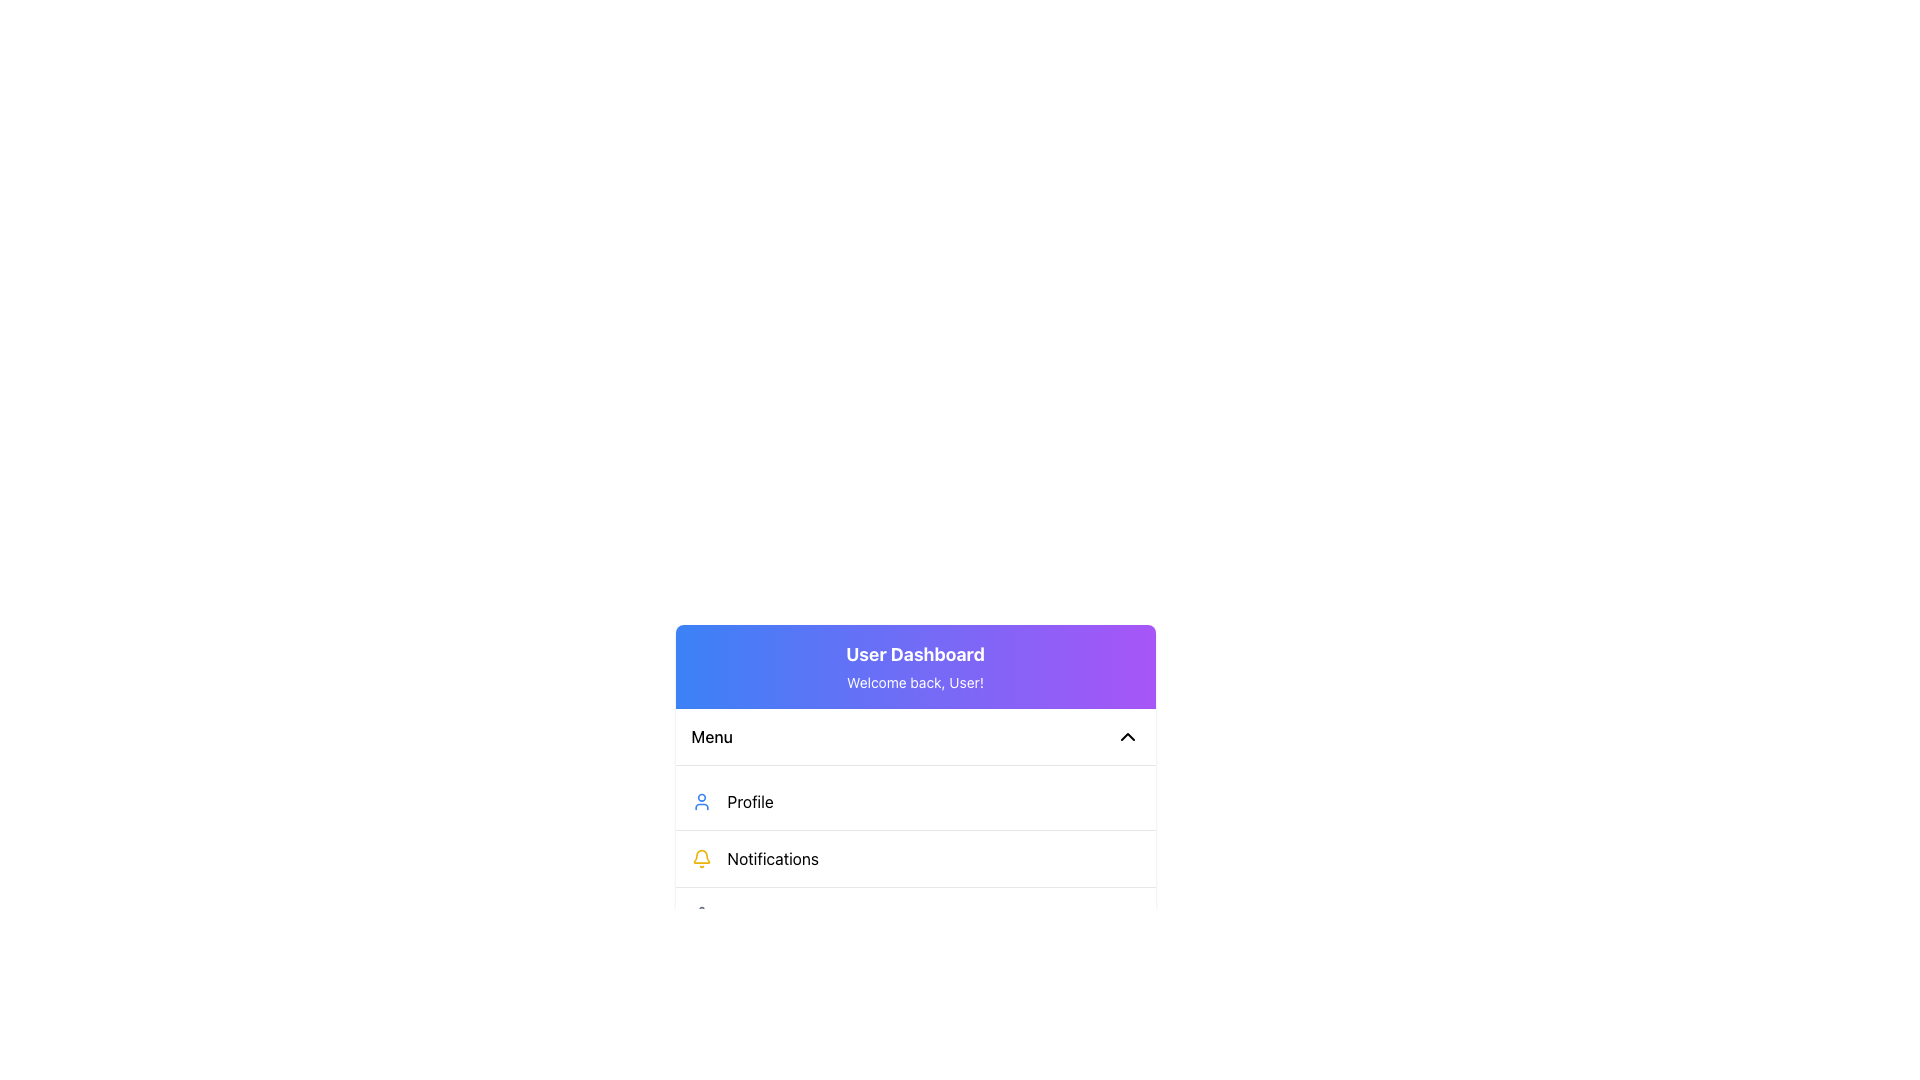  Describe the element at coordinates (914, 667) in the screenshot. I see `the Header Section that serves as a welcoming title and greeting for the user dashboard, positioned at the top of the panel with a colored background` at that location.